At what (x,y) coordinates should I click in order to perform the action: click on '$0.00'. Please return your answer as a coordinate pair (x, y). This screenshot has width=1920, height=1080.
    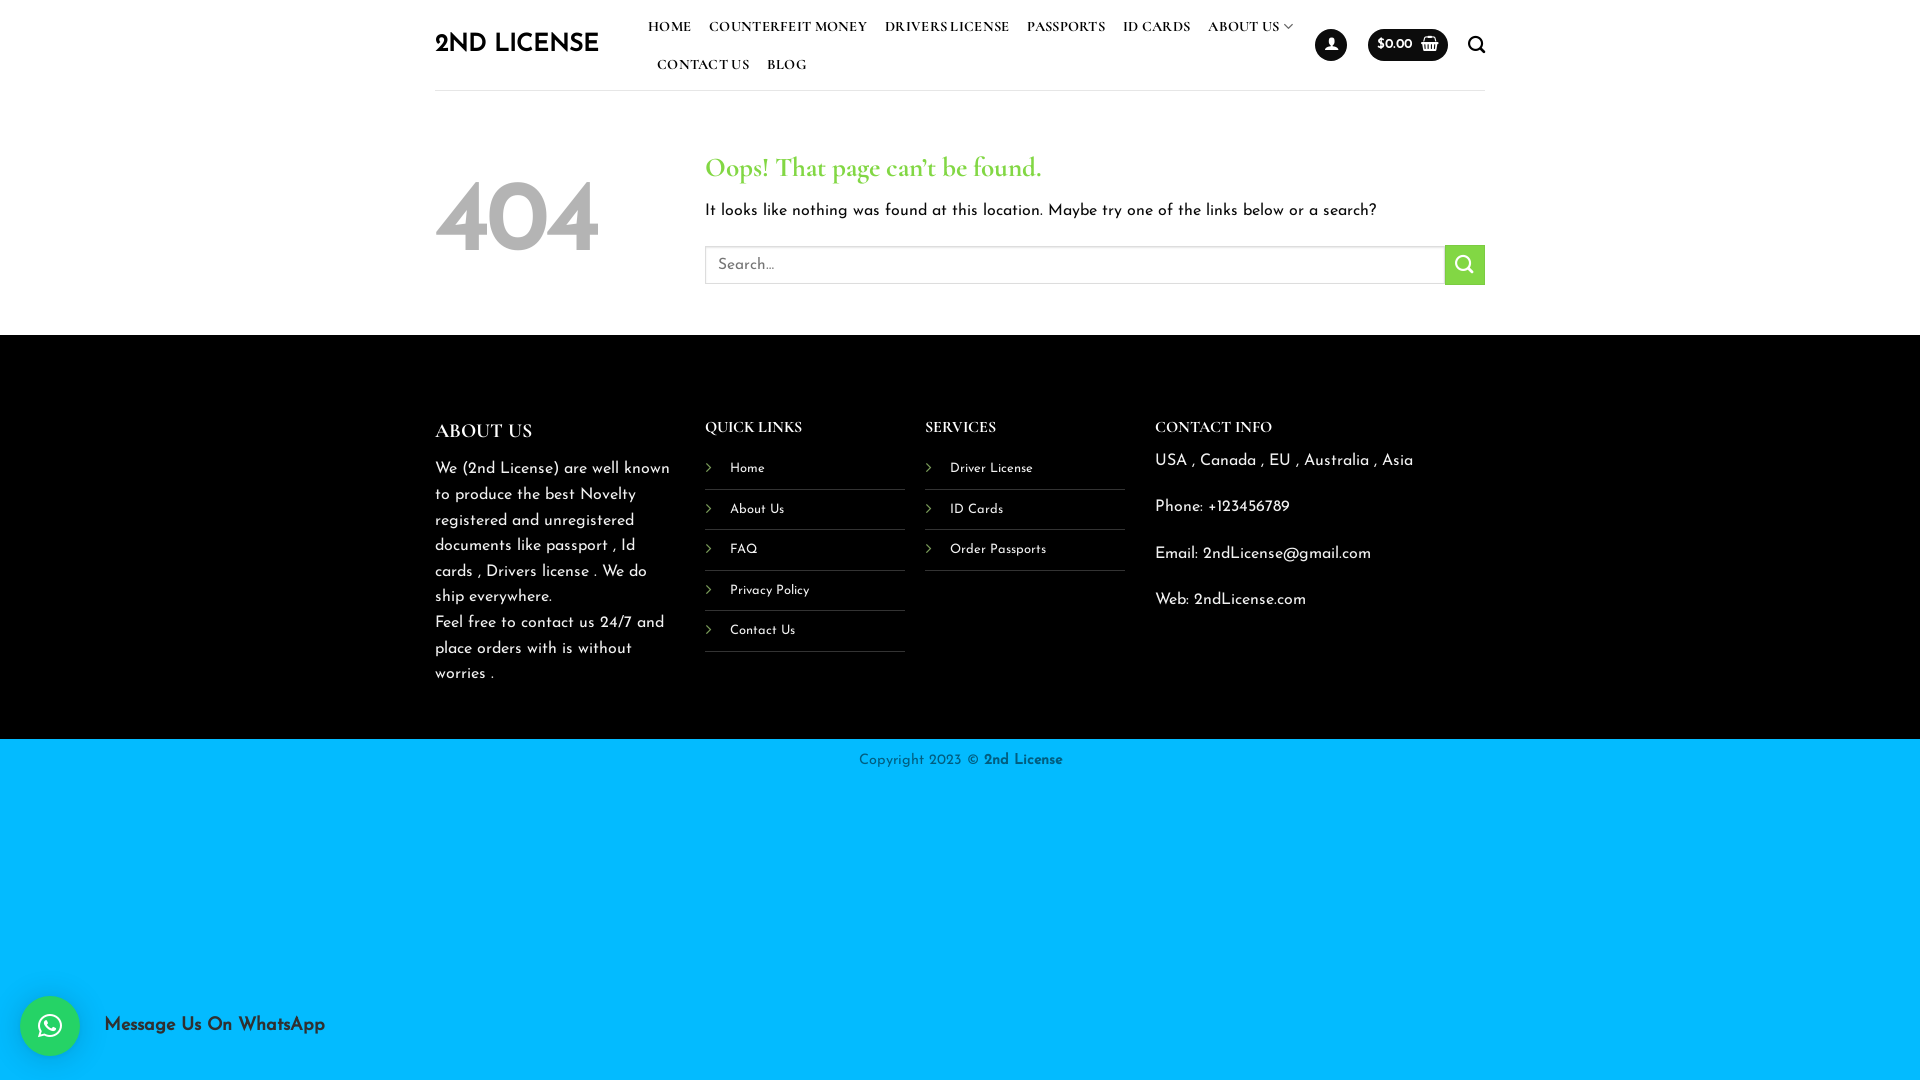
    Looking at the image, I should click on (1367, 45).